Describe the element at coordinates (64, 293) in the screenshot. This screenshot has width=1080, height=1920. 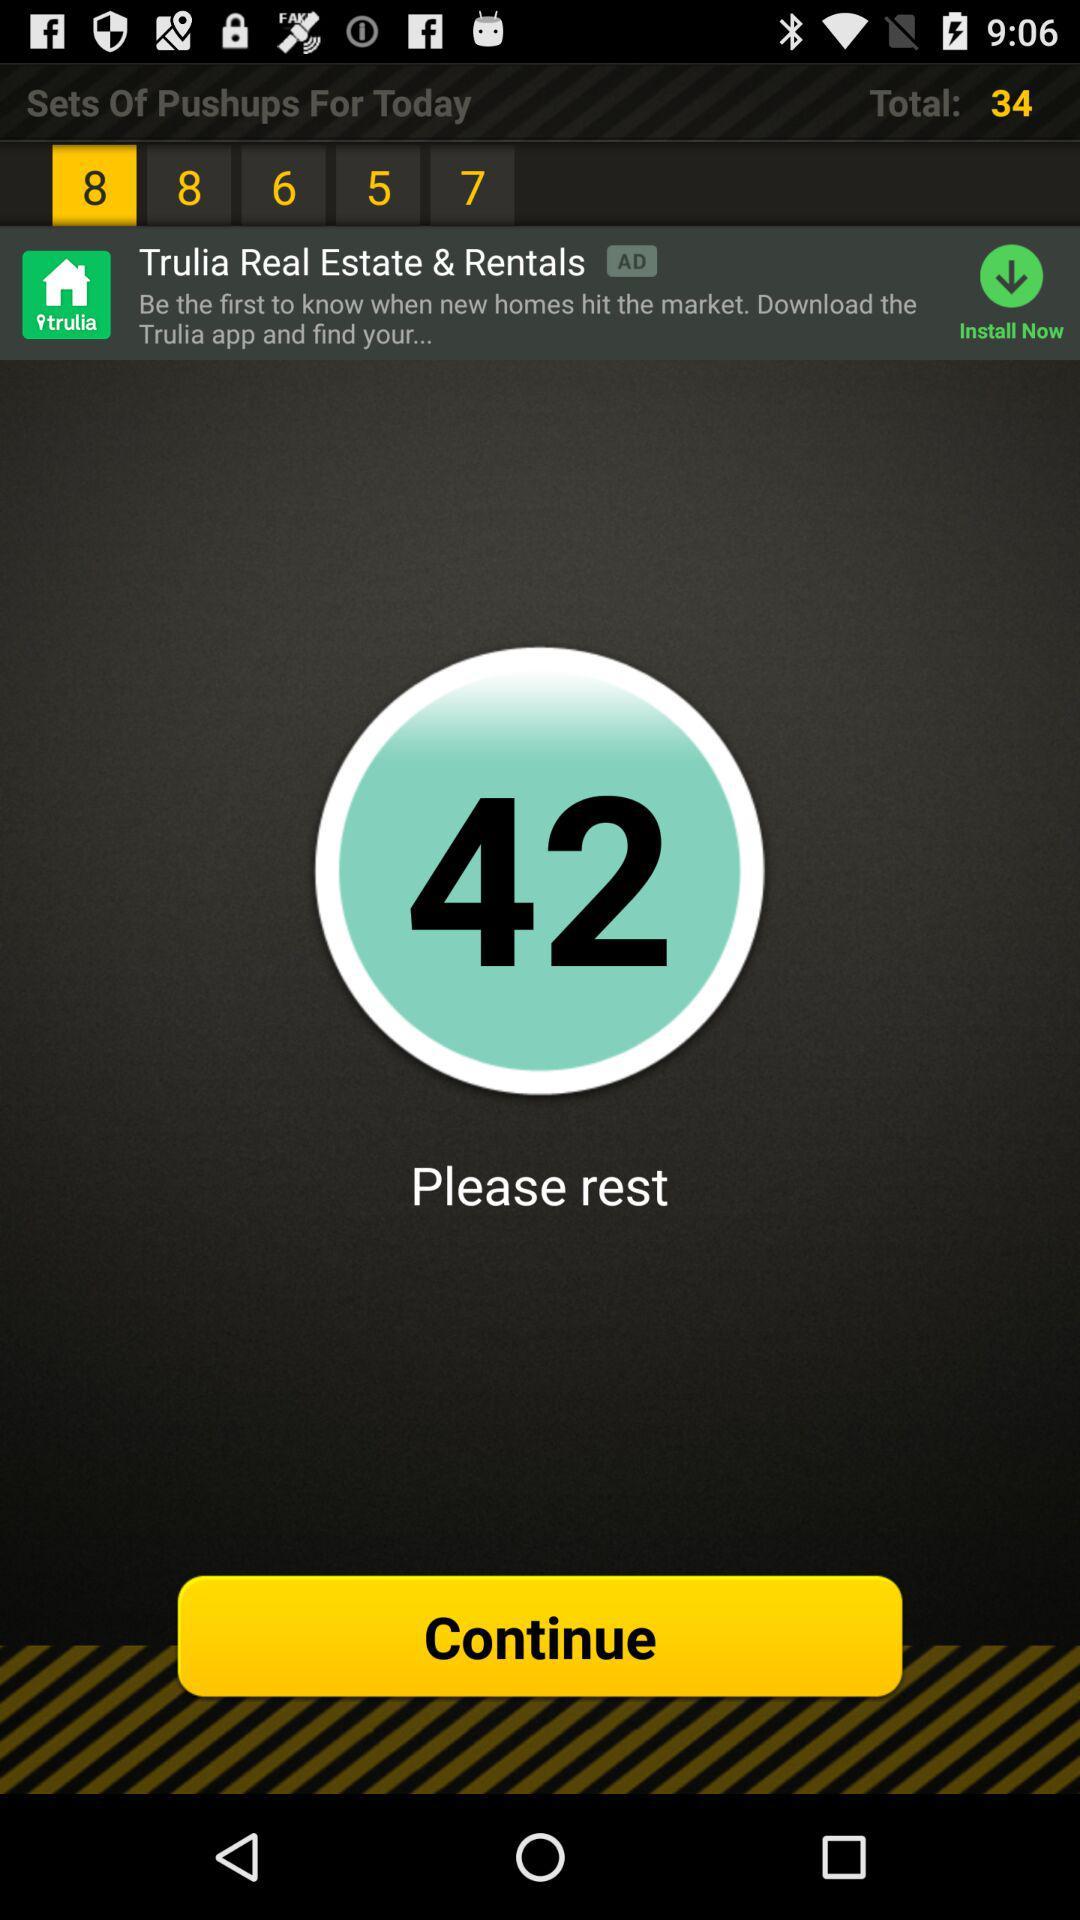
I see `app page of the app in the advertisement` at that location.